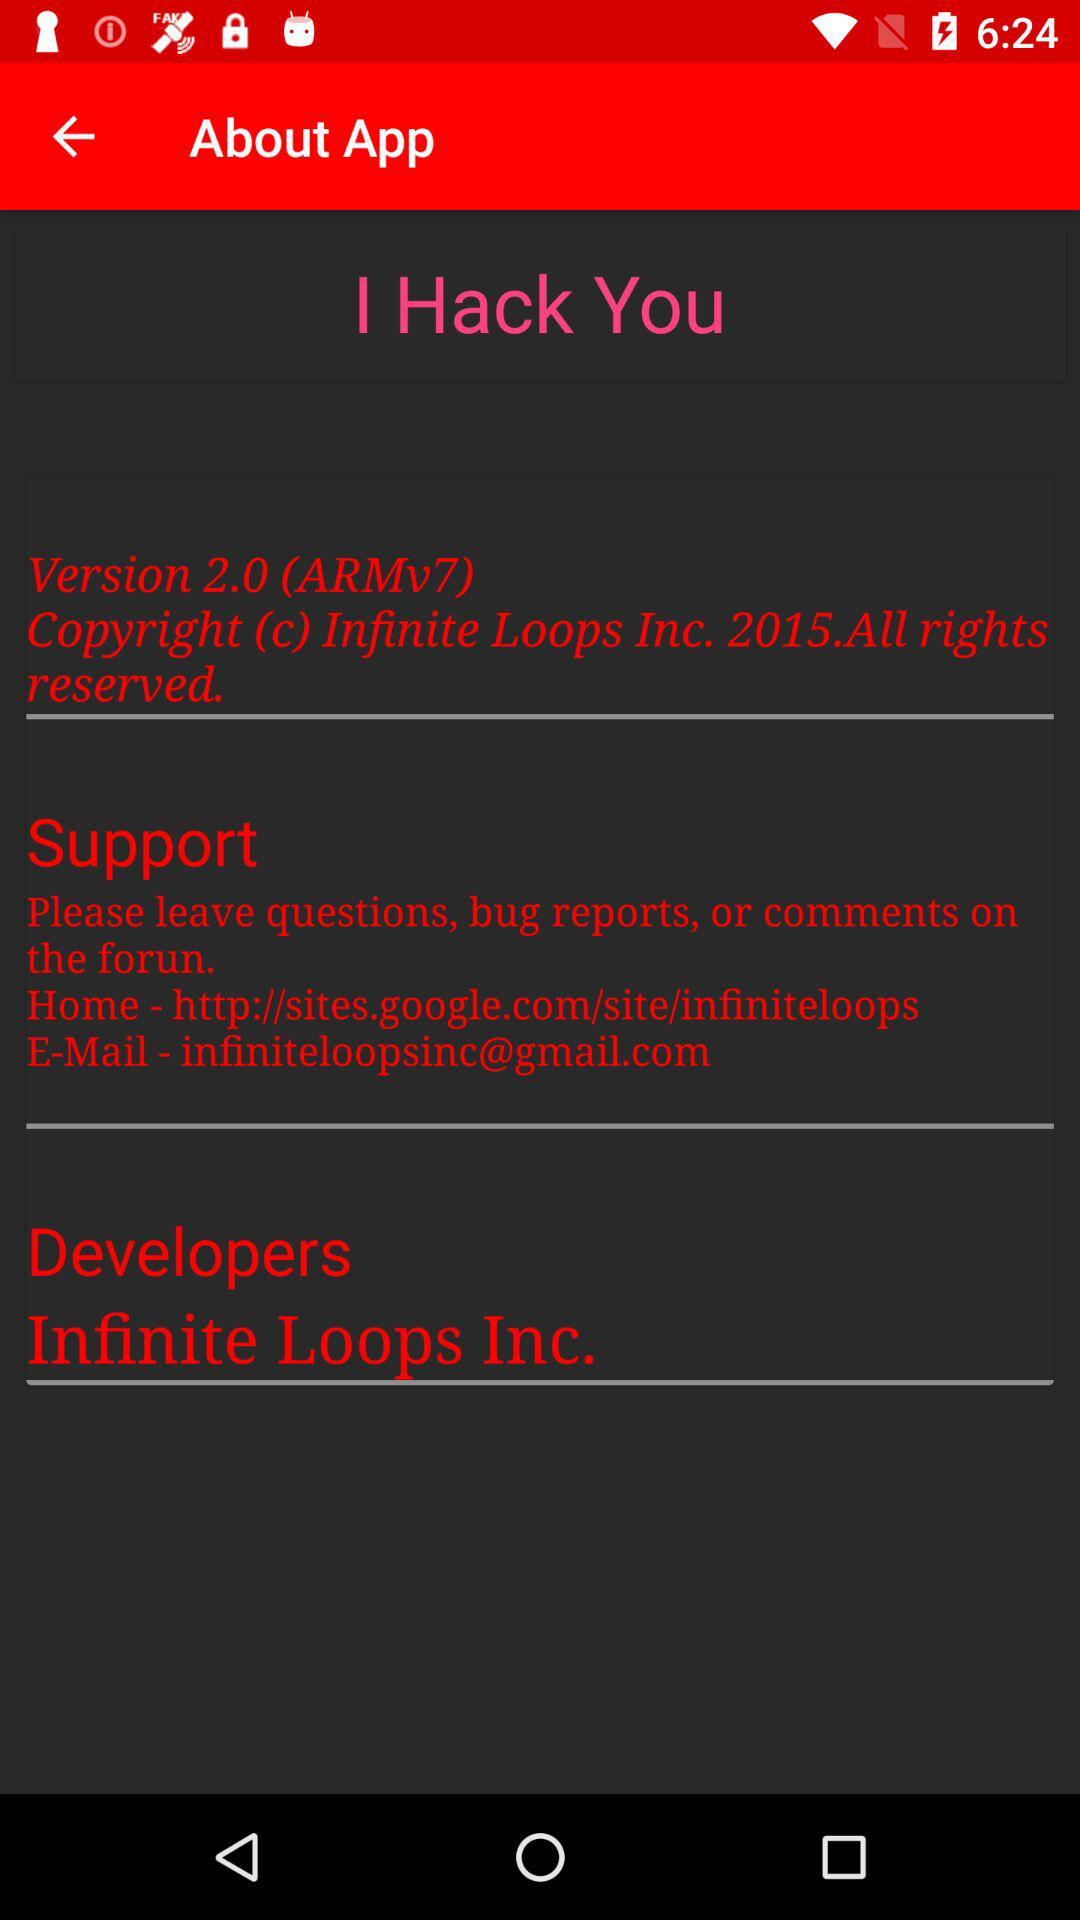 The image size is (1080, 1920). Describe the element at coordinates (72, 135) in the screenshot. I see `item next to about app item` at that location.